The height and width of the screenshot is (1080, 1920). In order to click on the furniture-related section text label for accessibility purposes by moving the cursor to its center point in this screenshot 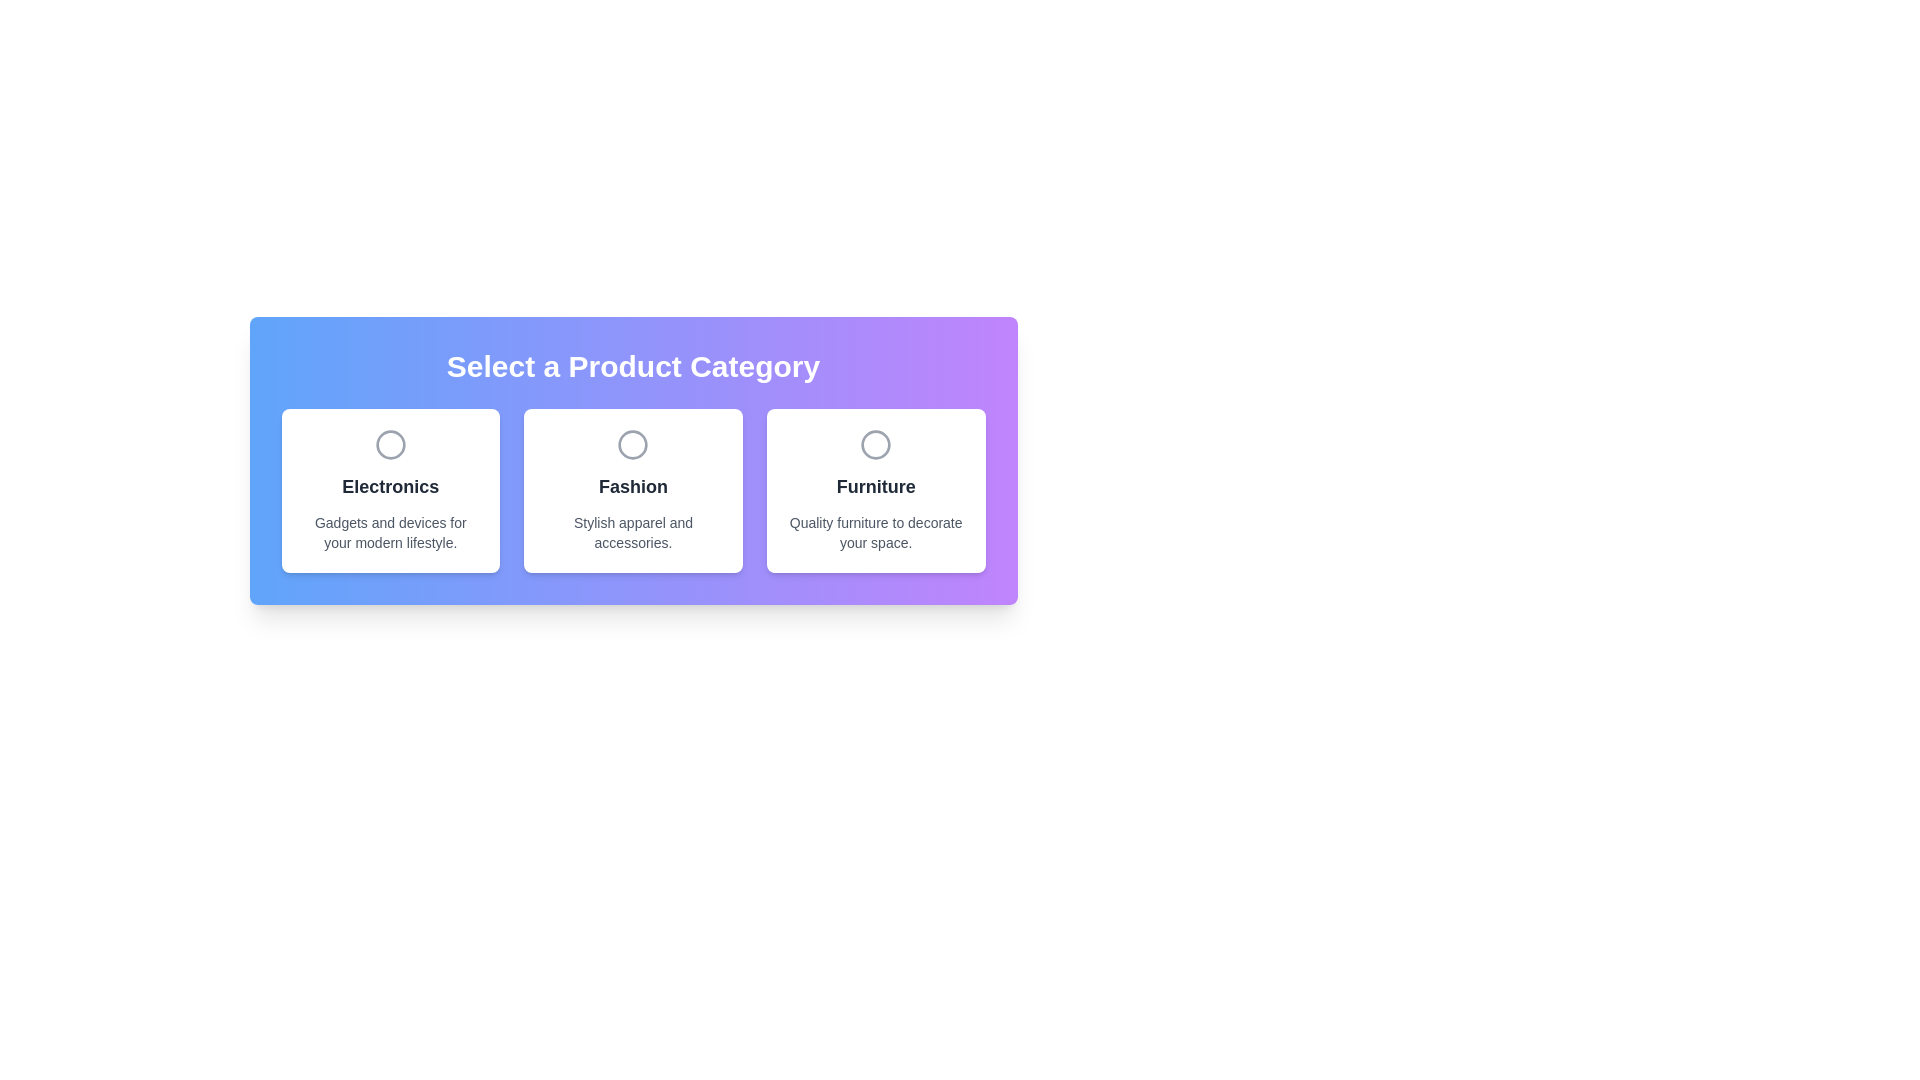, I will do `click(876, 486)`.